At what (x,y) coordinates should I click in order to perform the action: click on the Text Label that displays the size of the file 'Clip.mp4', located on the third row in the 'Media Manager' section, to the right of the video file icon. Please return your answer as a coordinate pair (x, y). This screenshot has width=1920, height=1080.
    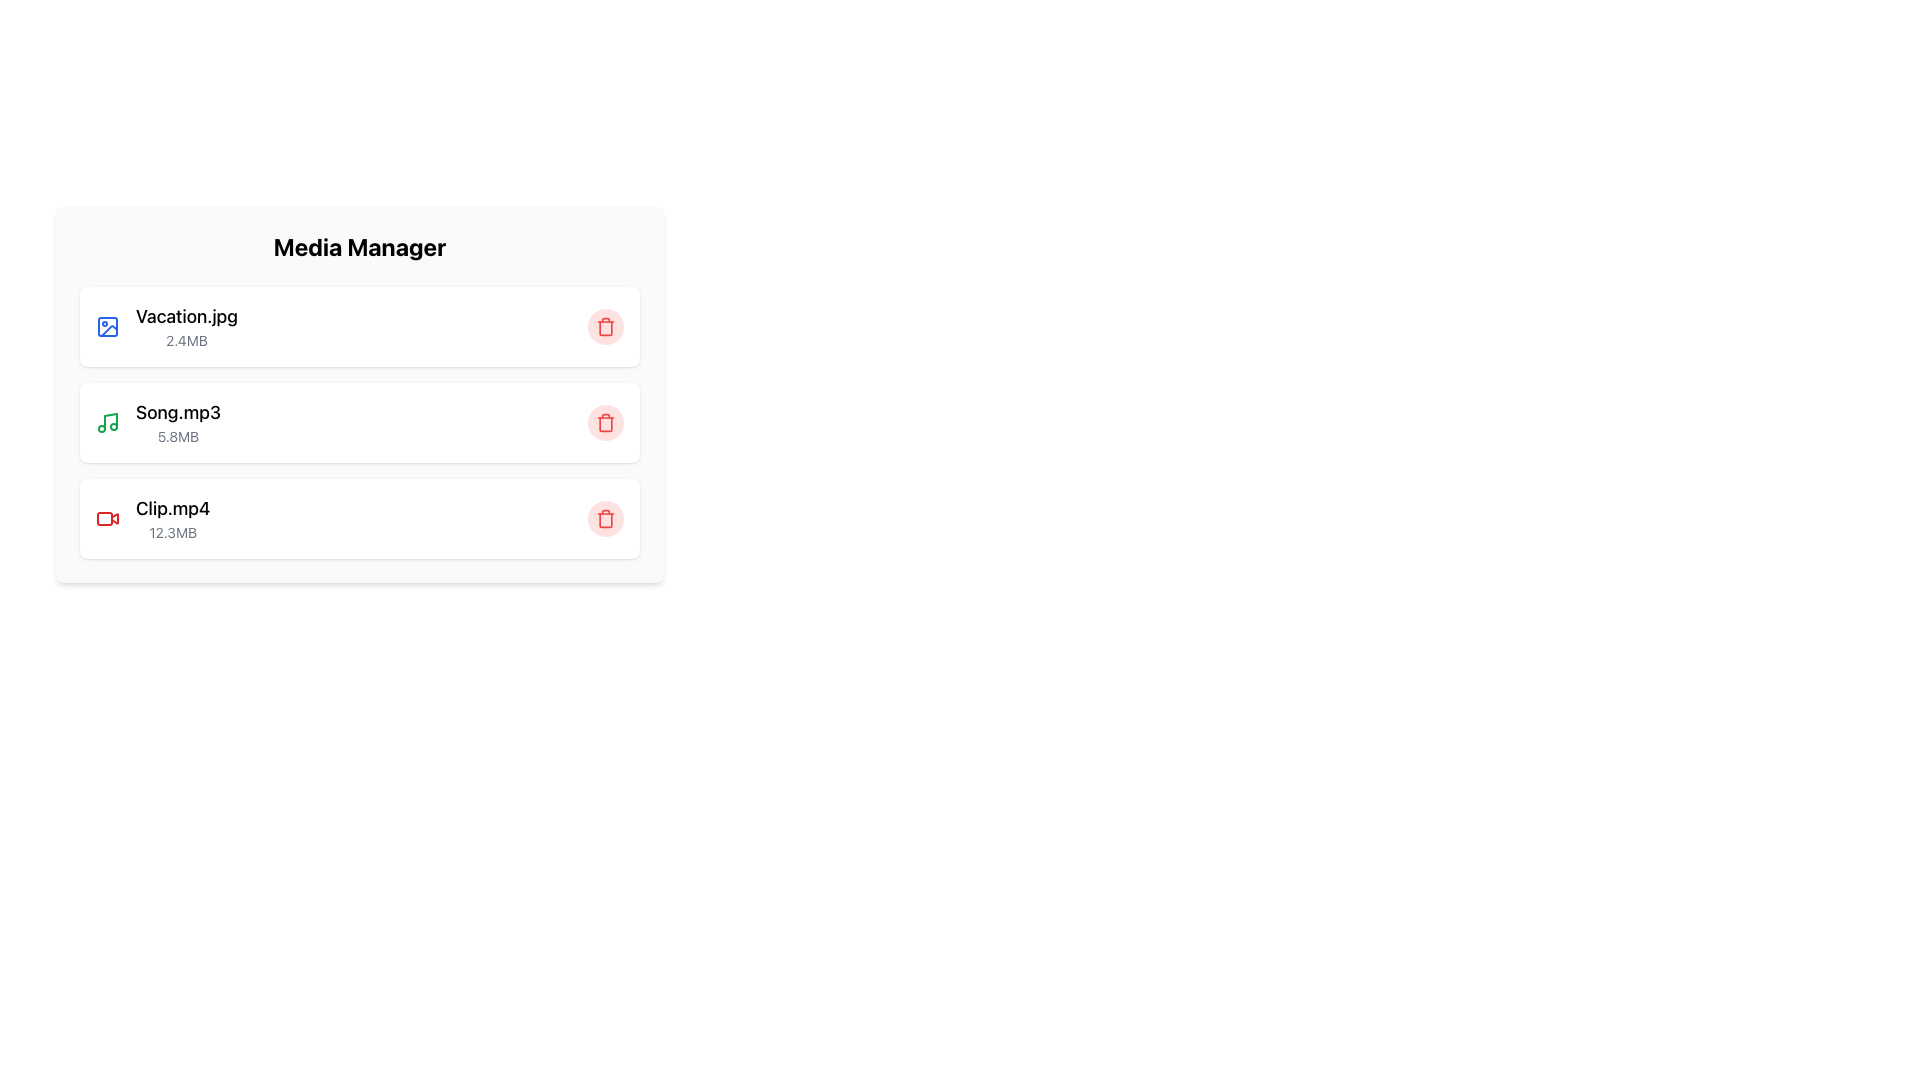
    Looking at the image, I should click on (173, 531).